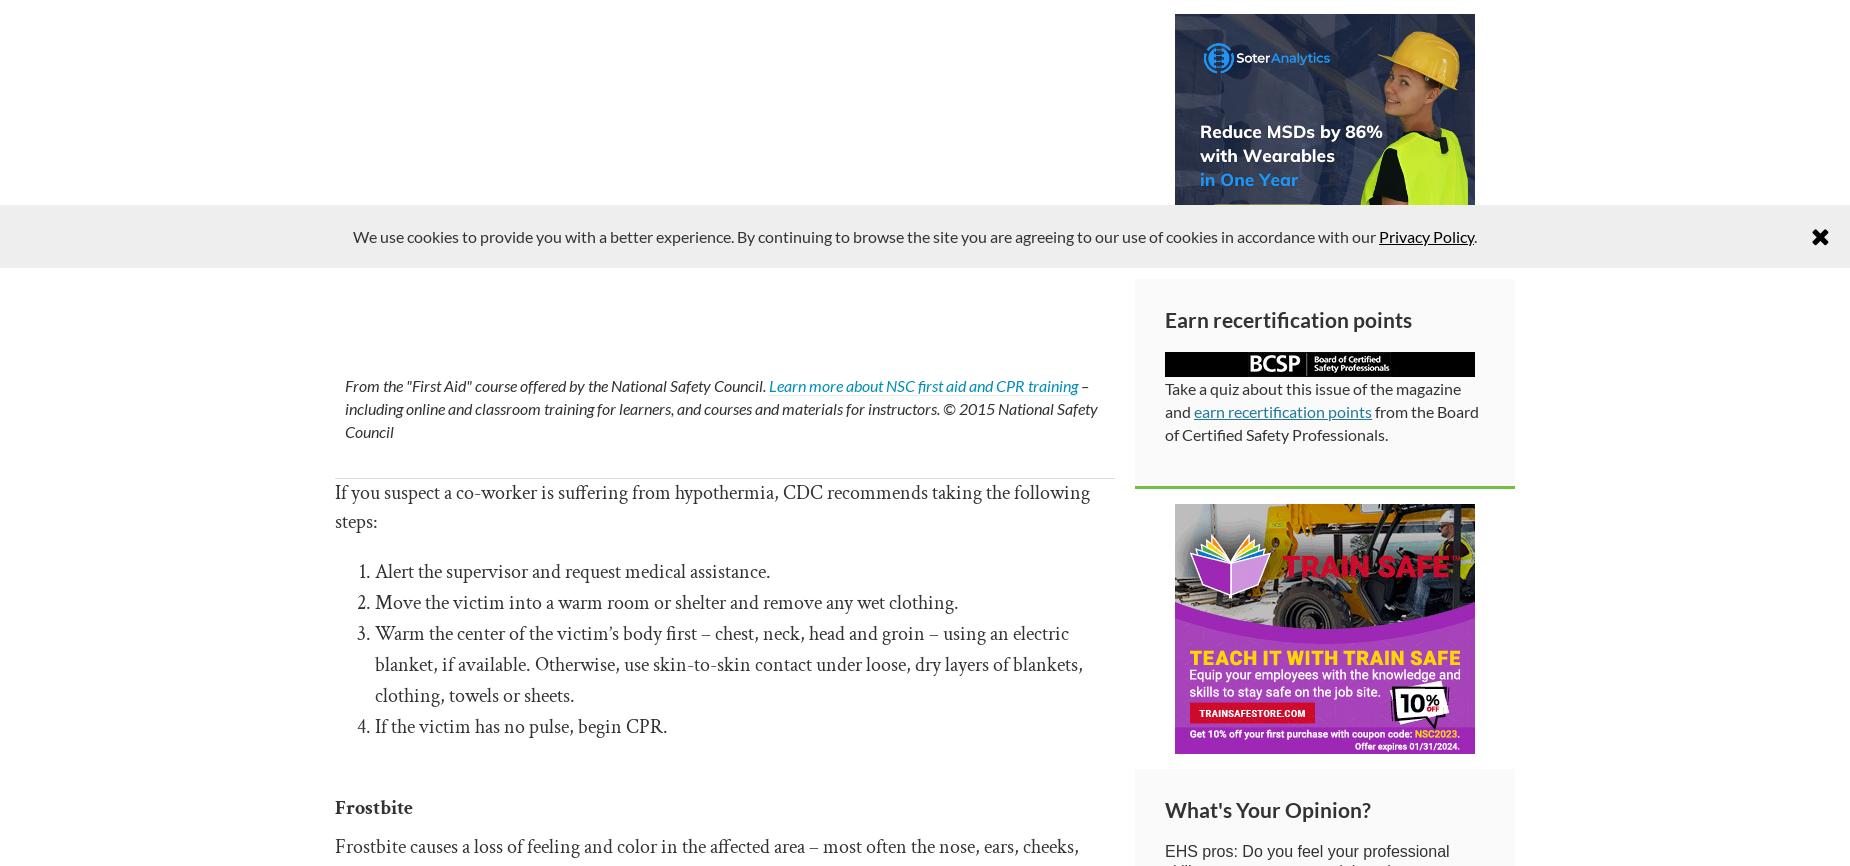 The image size is (1850, 866). I want to click on '.', so click(1475, 234).